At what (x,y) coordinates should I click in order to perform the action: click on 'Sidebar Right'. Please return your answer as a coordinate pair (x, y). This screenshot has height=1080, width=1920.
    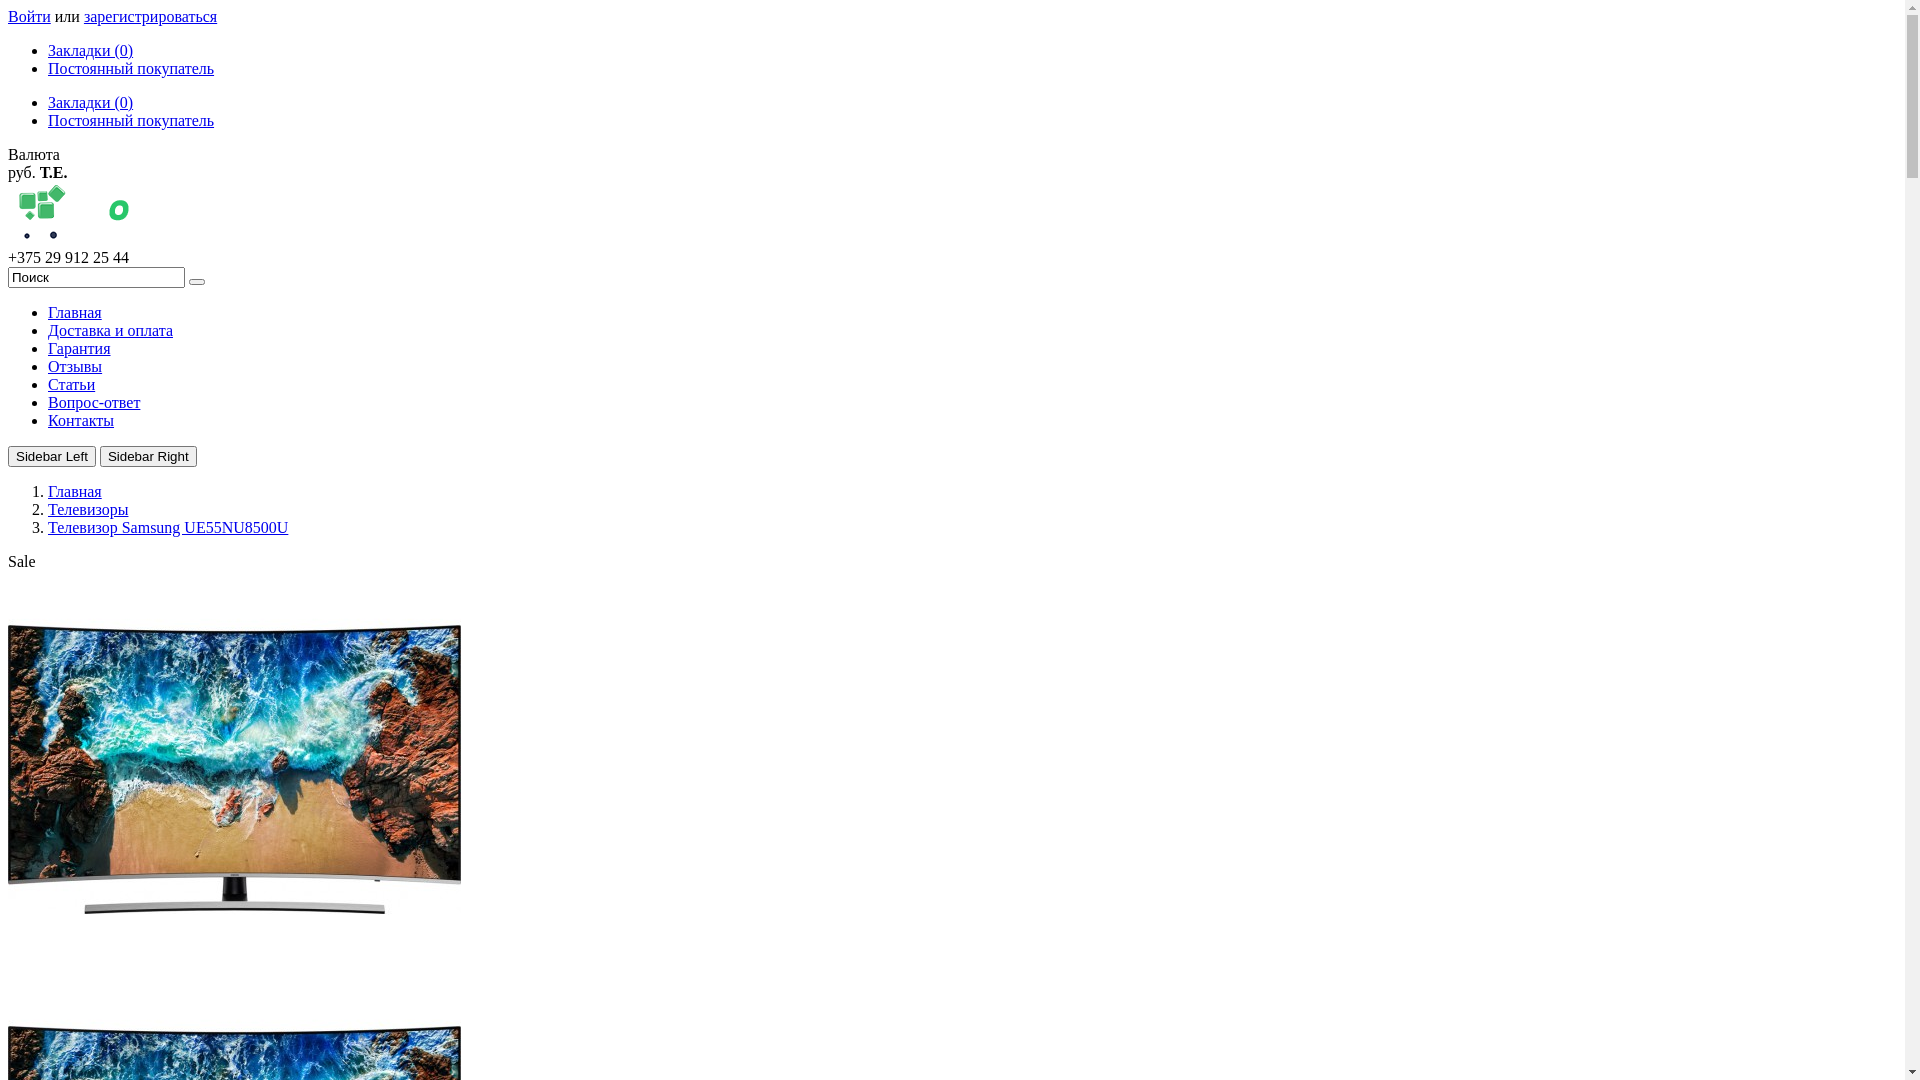
    Looking at the image, I should click on (147, 456).